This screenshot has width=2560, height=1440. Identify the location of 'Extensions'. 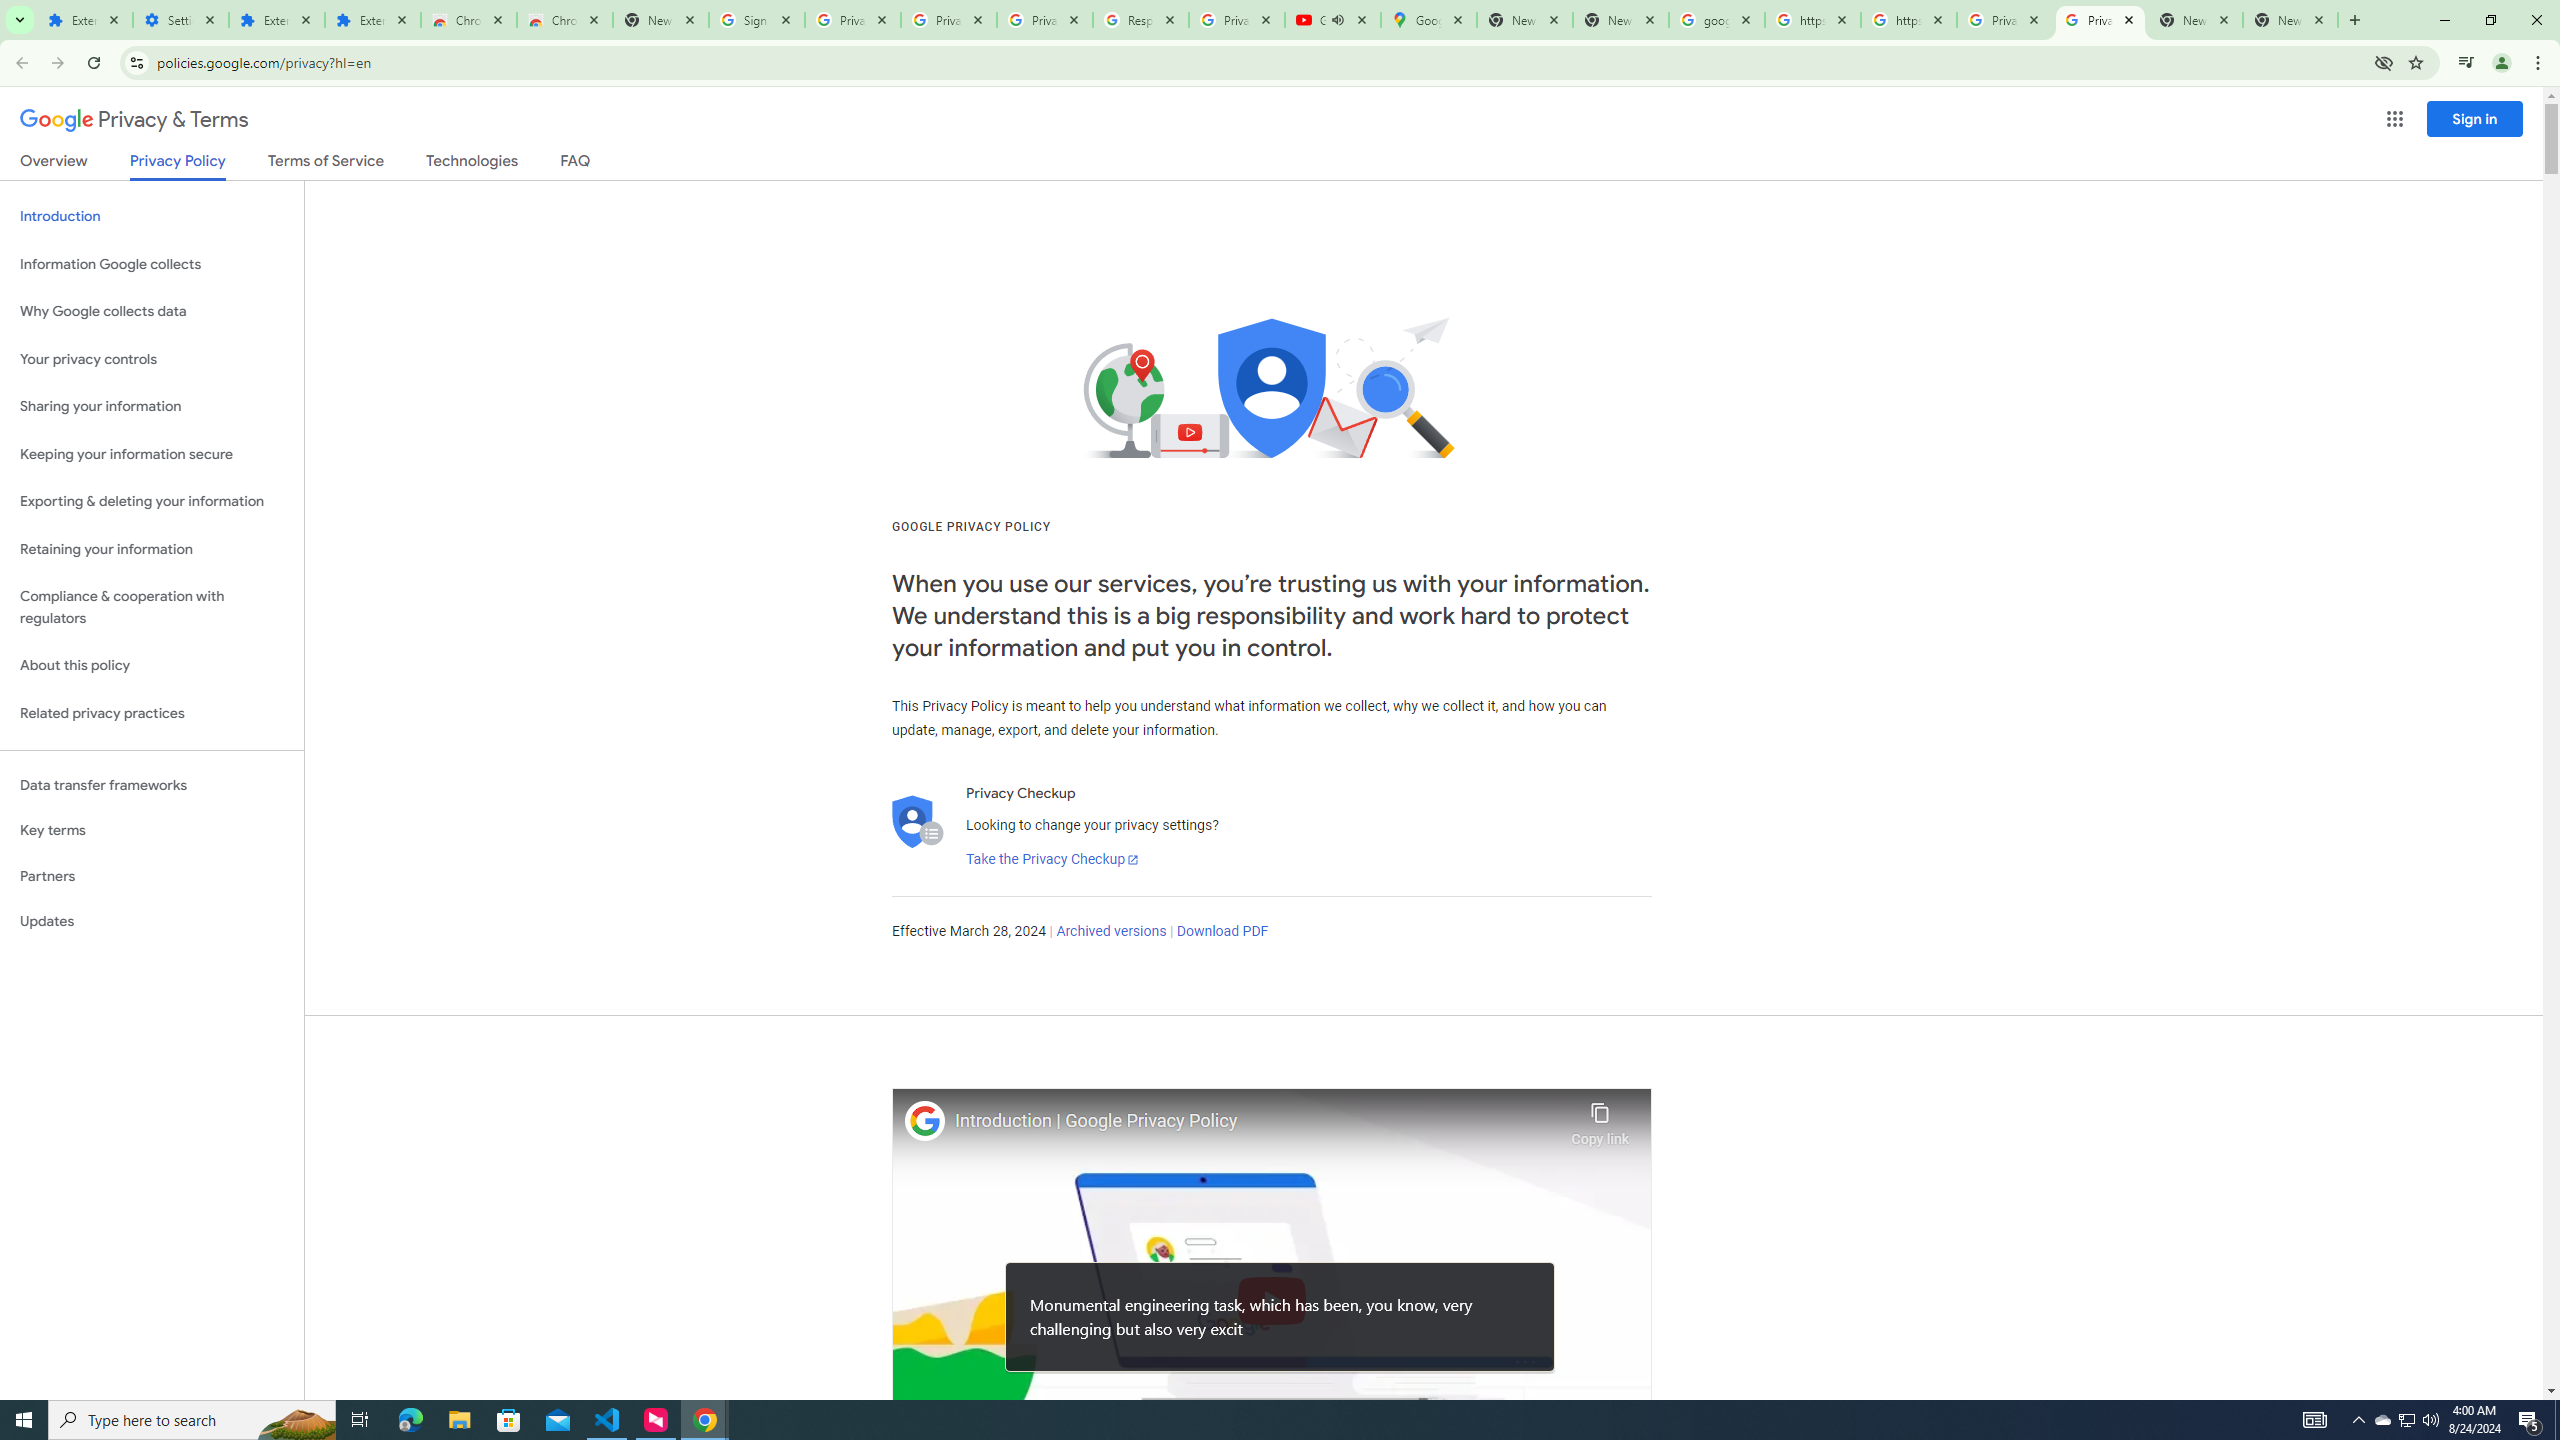
(371, 19).